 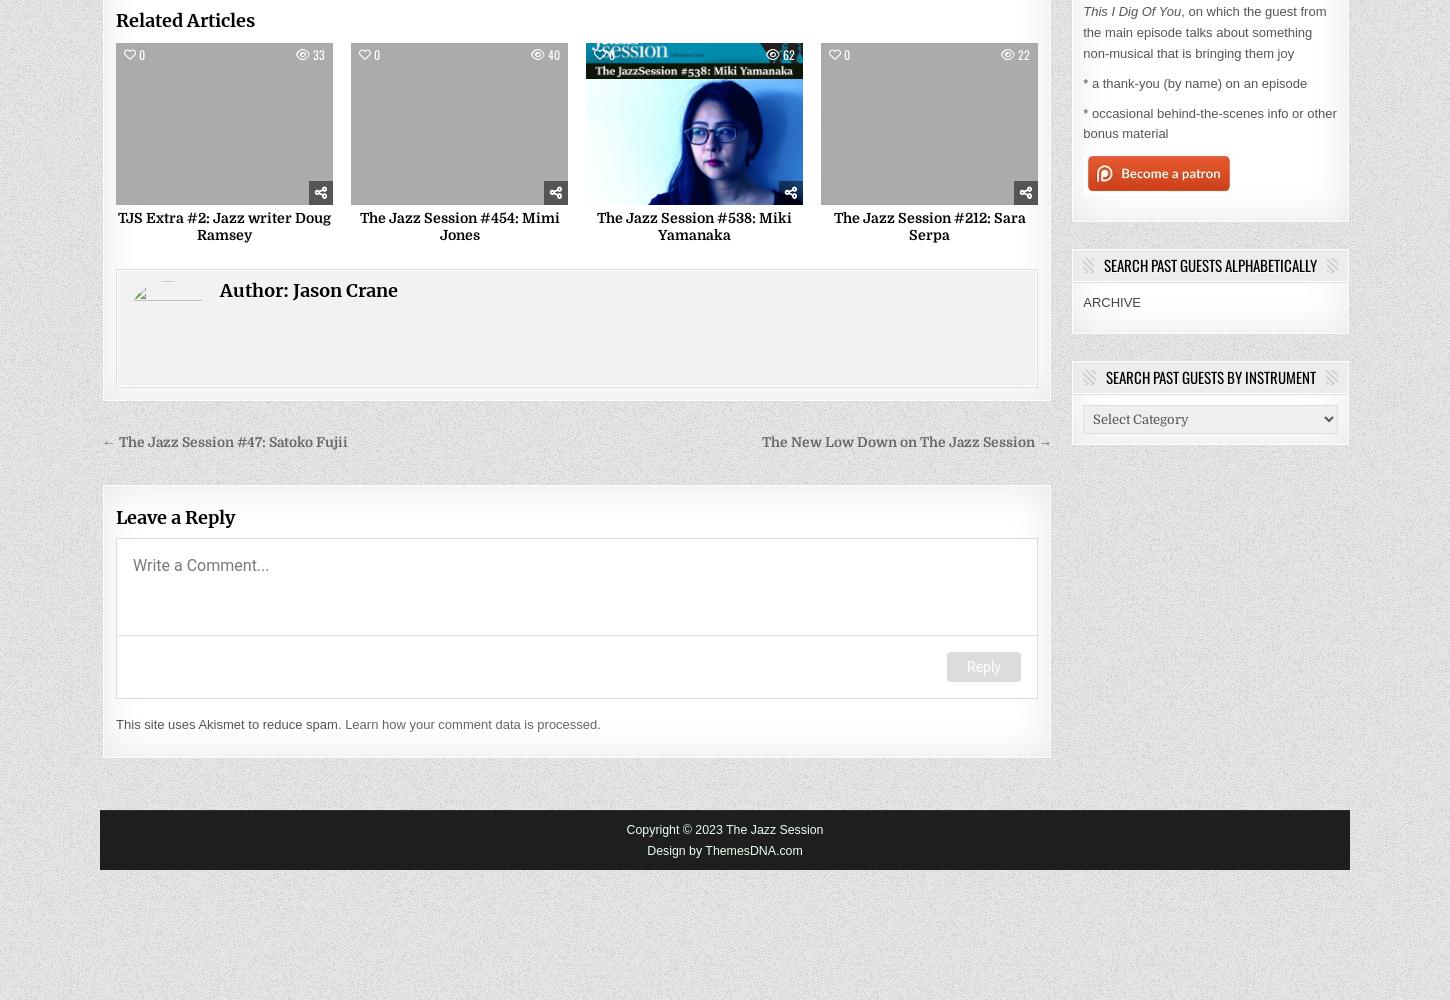 I want to click on '40', so click(x=546, y=53).